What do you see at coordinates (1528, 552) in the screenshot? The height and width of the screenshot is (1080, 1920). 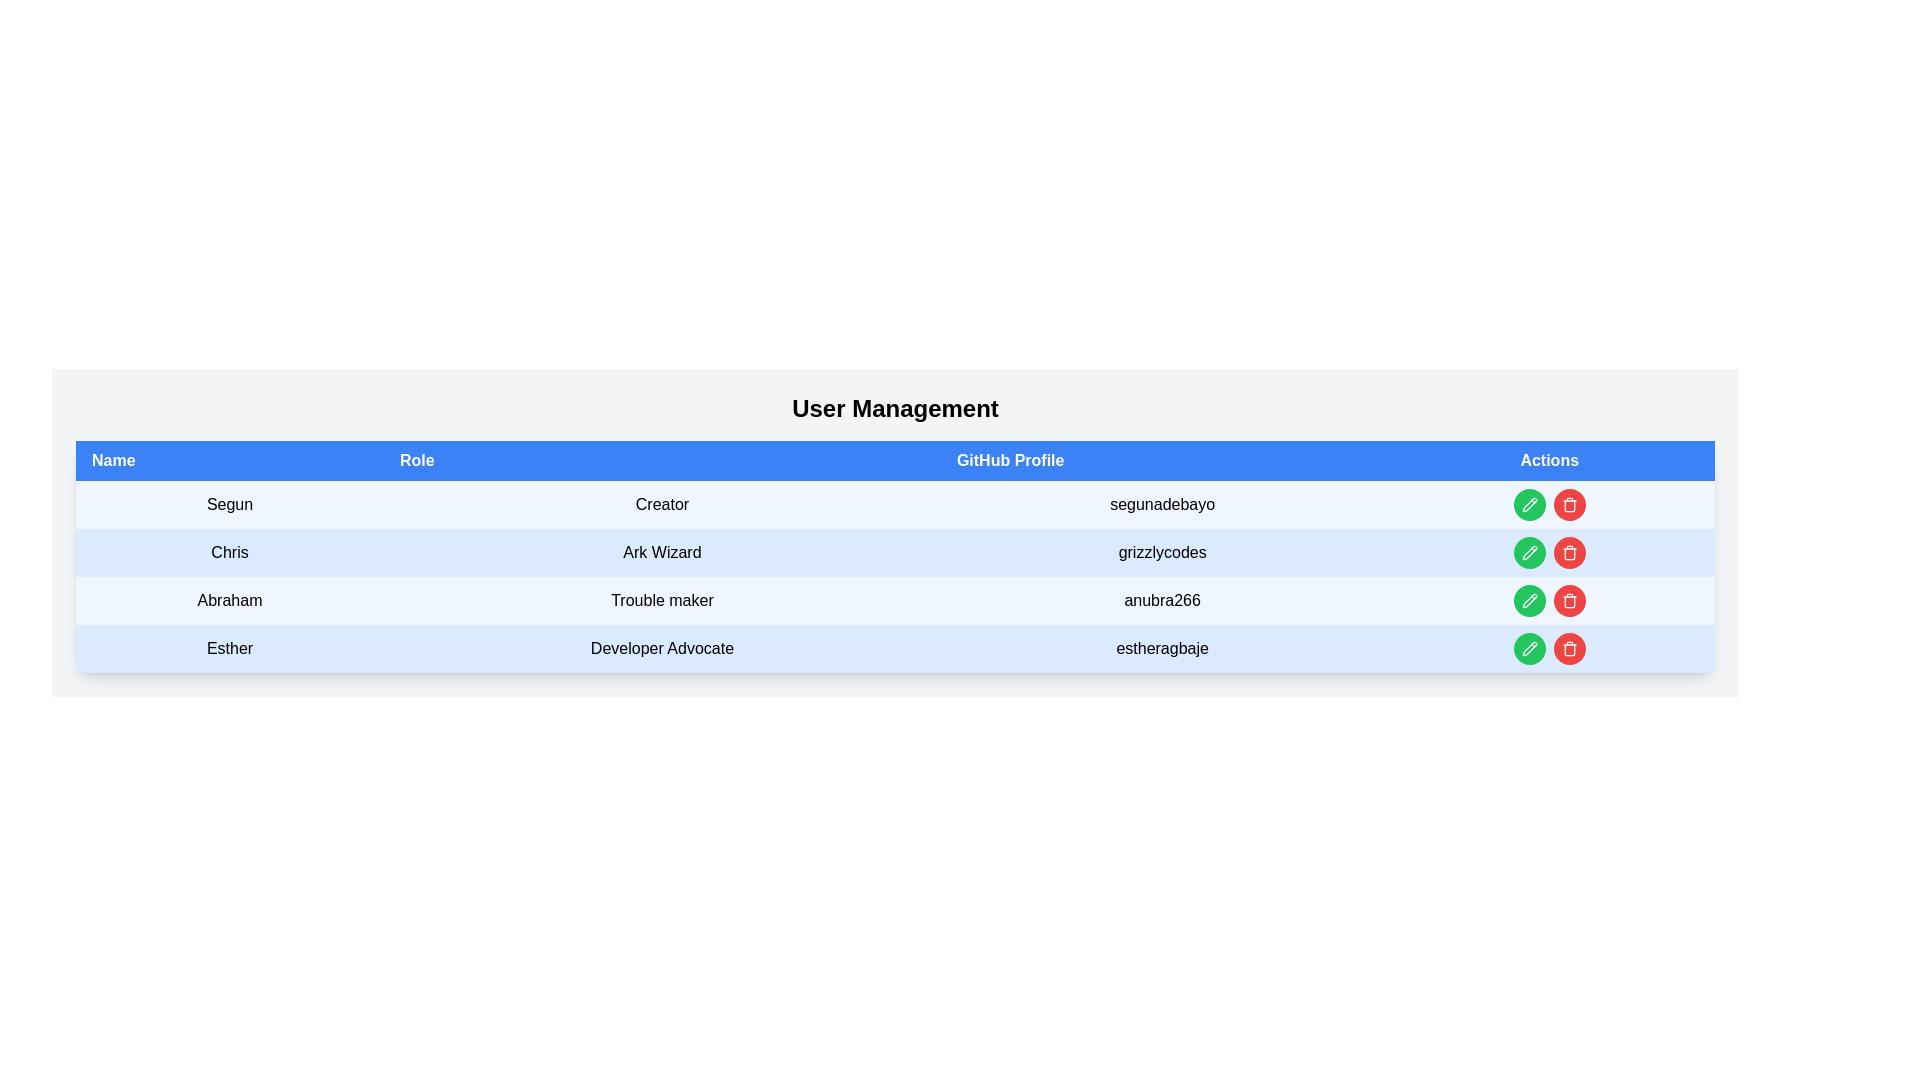 I see `the edit button located in the 'Actions' column of the third row, adjacent to the red delete button, to modify the information for 'Chris - Ark Wizard'` at bounding box center [1528, 552].